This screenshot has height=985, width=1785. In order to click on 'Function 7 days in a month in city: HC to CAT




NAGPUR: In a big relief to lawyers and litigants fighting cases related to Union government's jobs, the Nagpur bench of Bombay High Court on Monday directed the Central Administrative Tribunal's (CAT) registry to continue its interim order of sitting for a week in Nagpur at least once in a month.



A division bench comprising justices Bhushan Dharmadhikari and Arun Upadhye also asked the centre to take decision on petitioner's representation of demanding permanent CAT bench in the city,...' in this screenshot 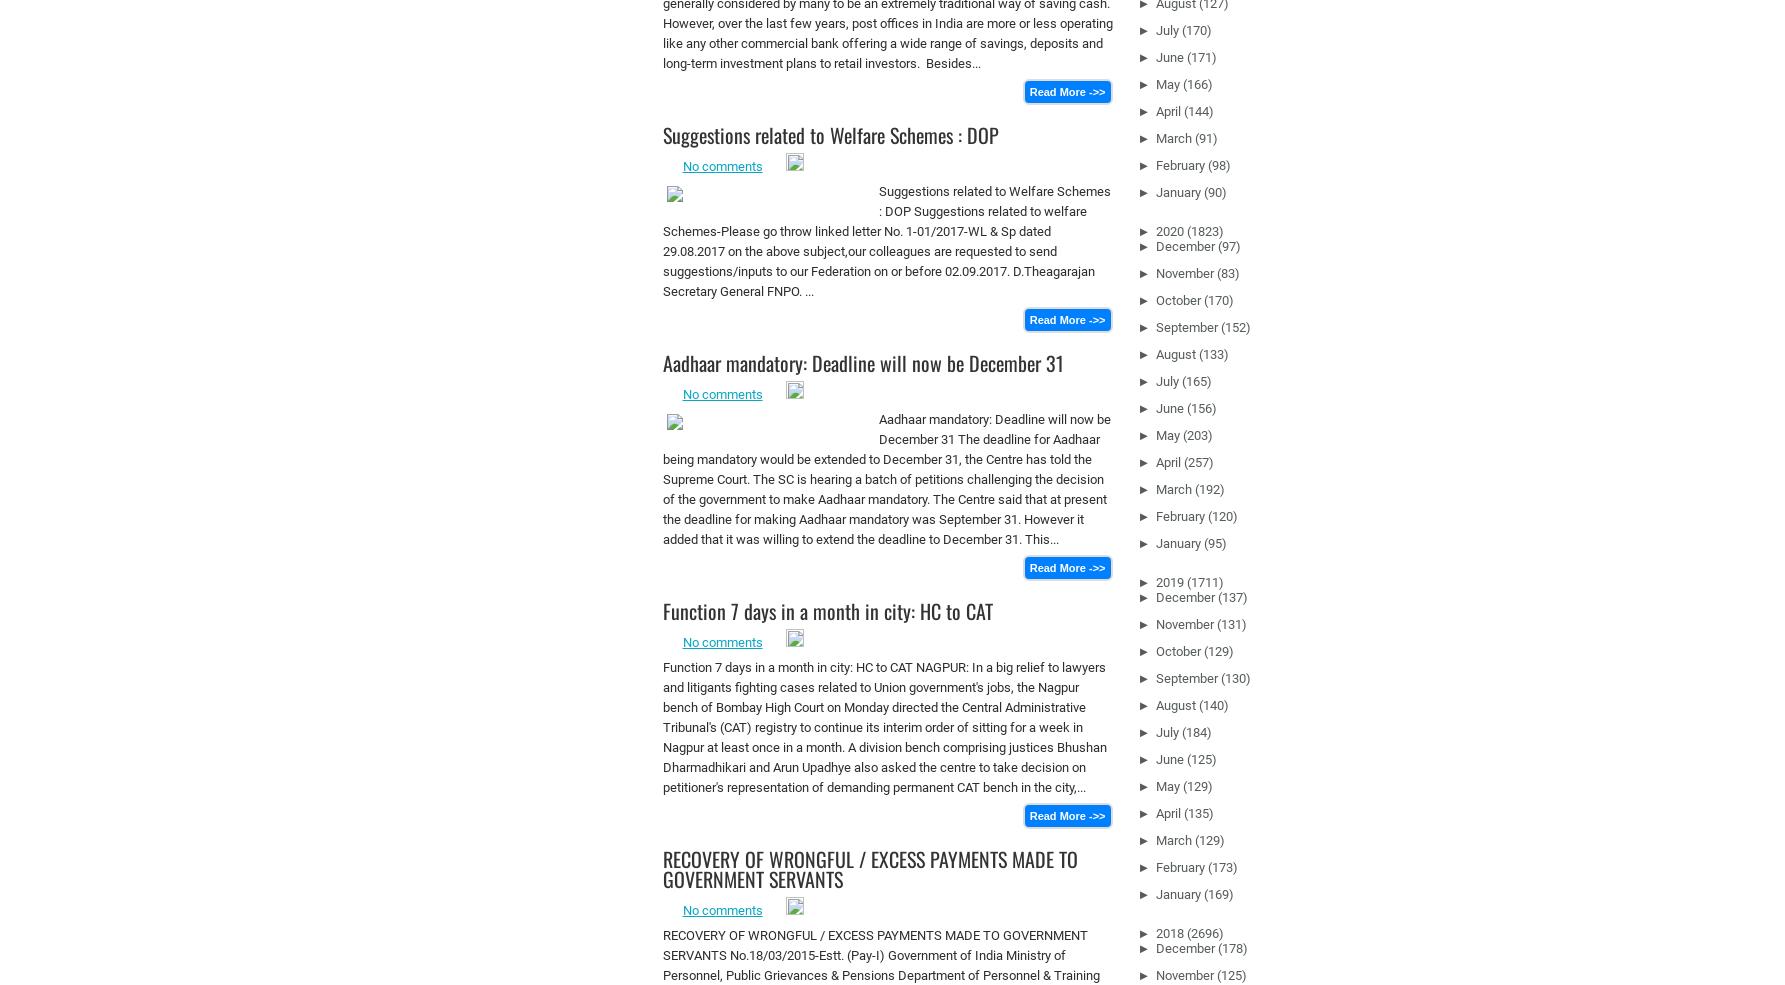, I will do `click(883, 727)`.